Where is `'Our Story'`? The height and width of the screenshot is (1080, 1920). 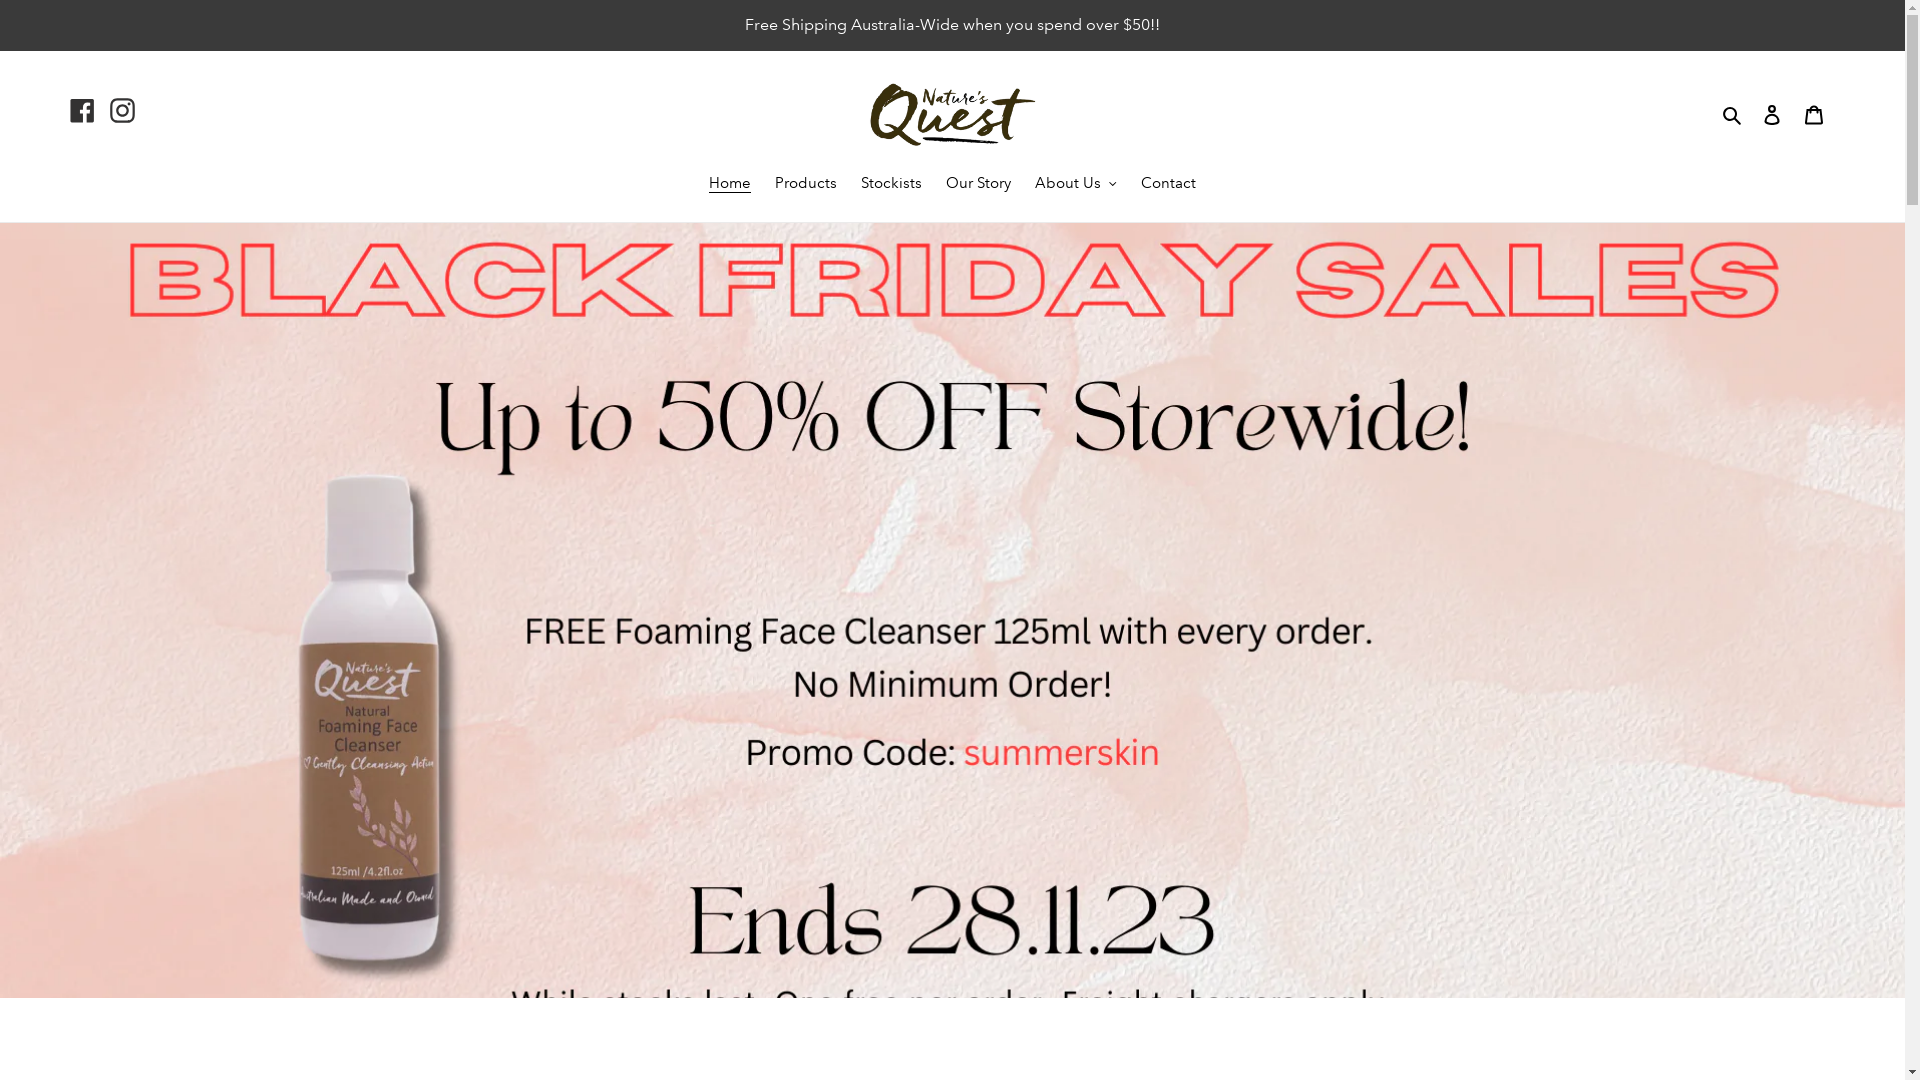
'Our Story' is located at coordinates (978, 185).